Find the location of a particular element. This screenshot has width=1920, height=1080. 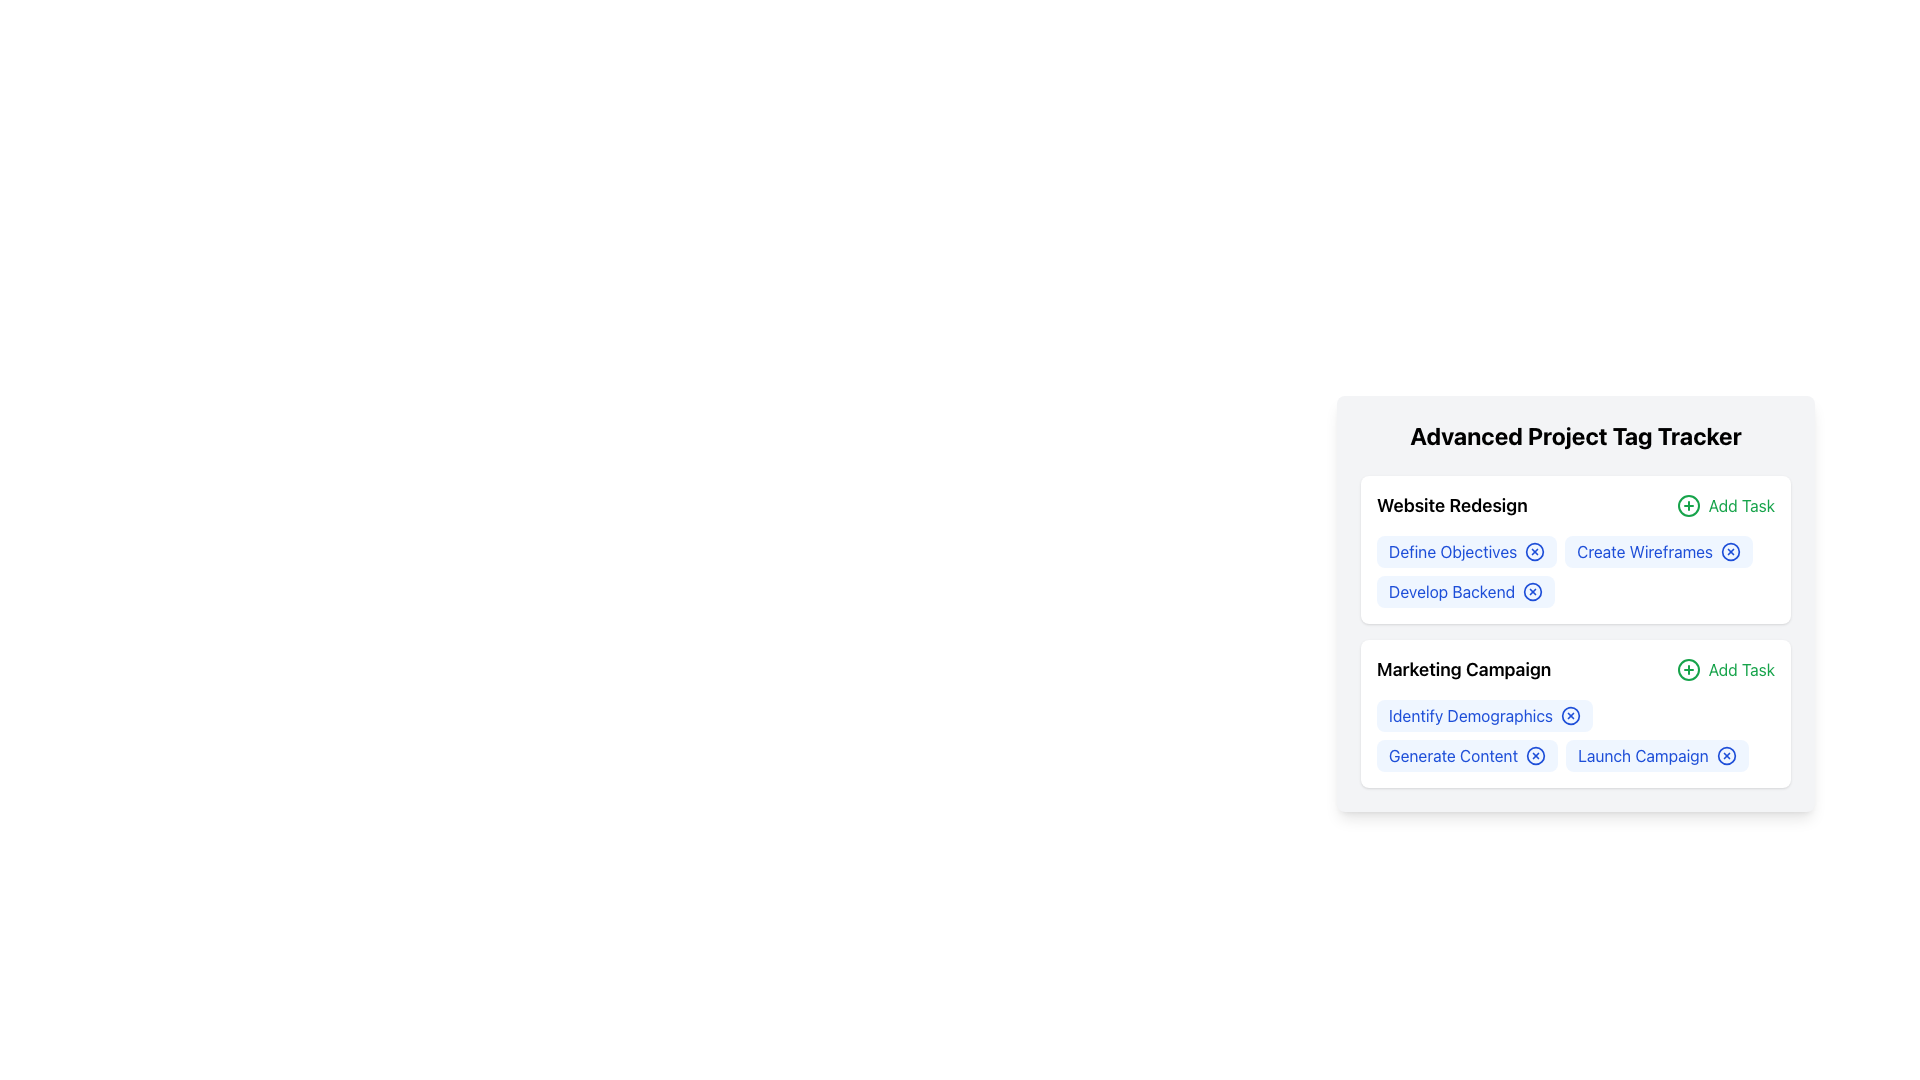

the small SVG circle component that functions as a close action button within the 'Generate Content' task label under the 'Marketing Campaign' section is located at coordinates (1535, 756).